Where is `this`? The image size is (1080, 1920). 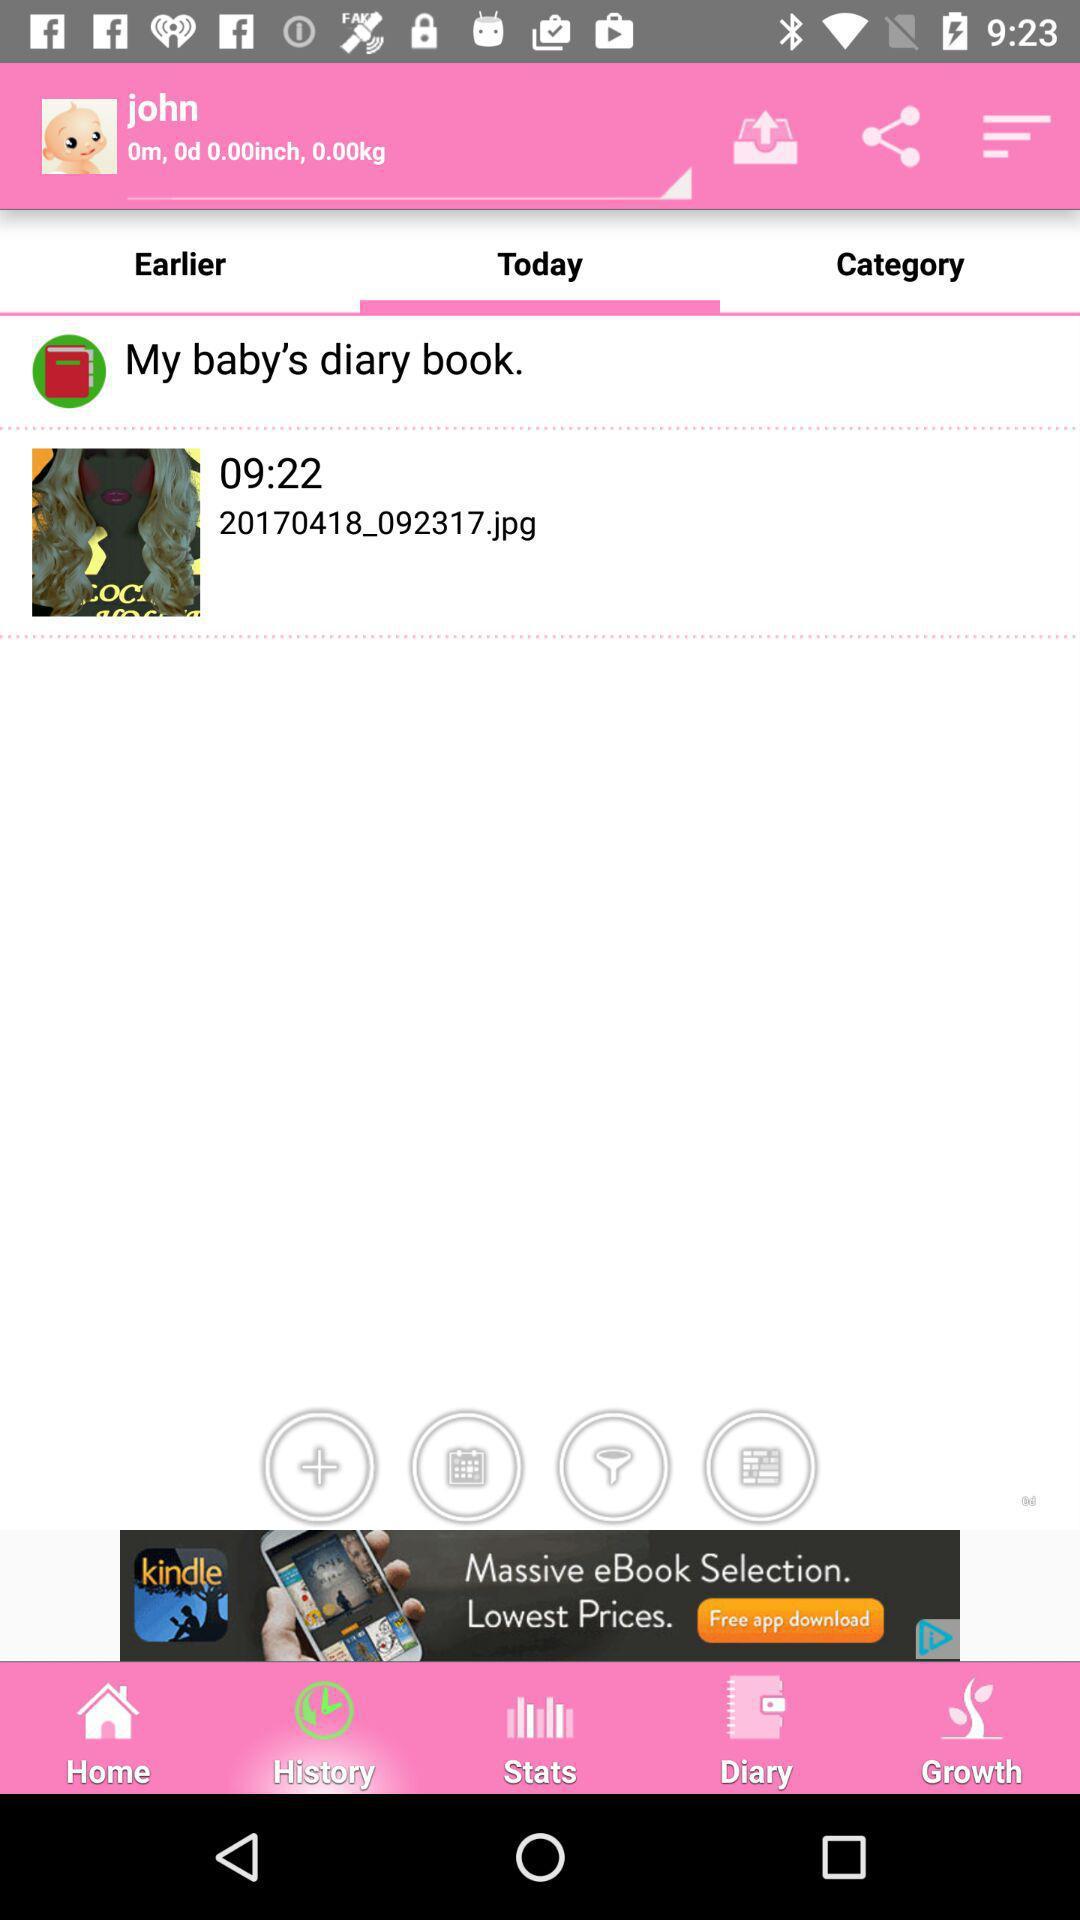
this is located at coordinates (760, 1467).